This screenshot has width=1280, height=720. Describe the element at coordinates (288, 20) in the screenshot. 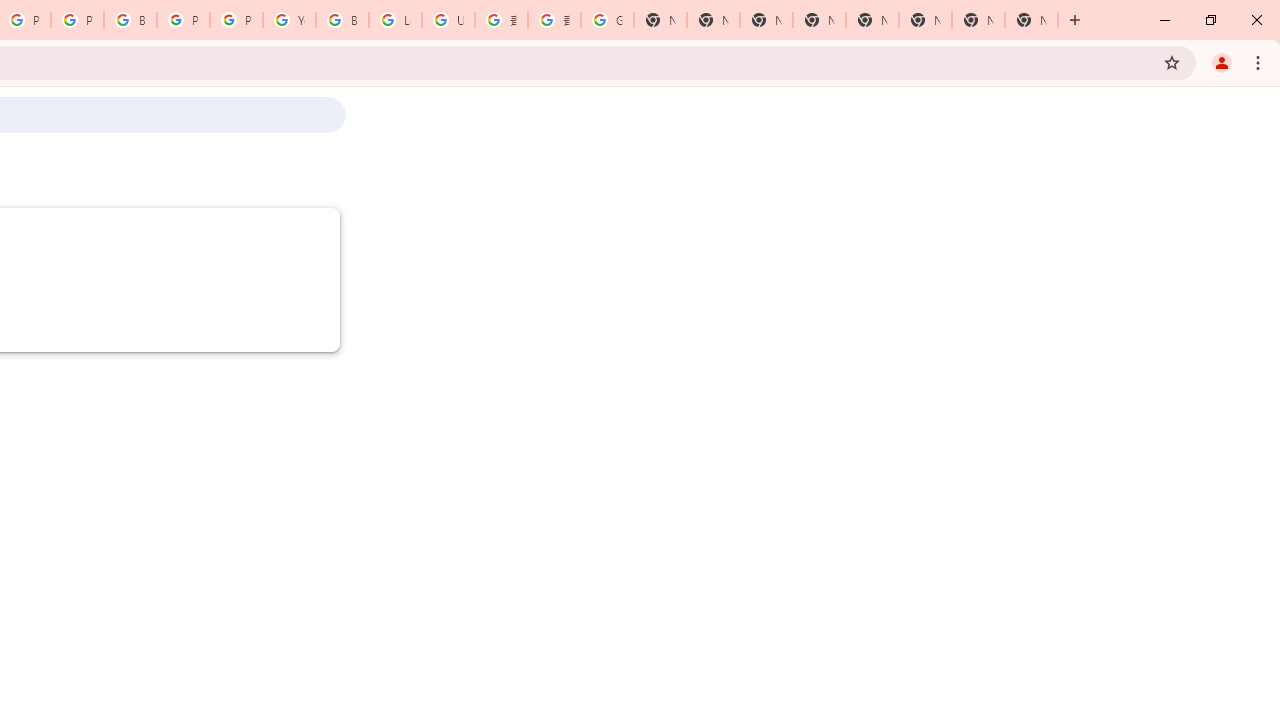

I see `'YouTube'` at that location.